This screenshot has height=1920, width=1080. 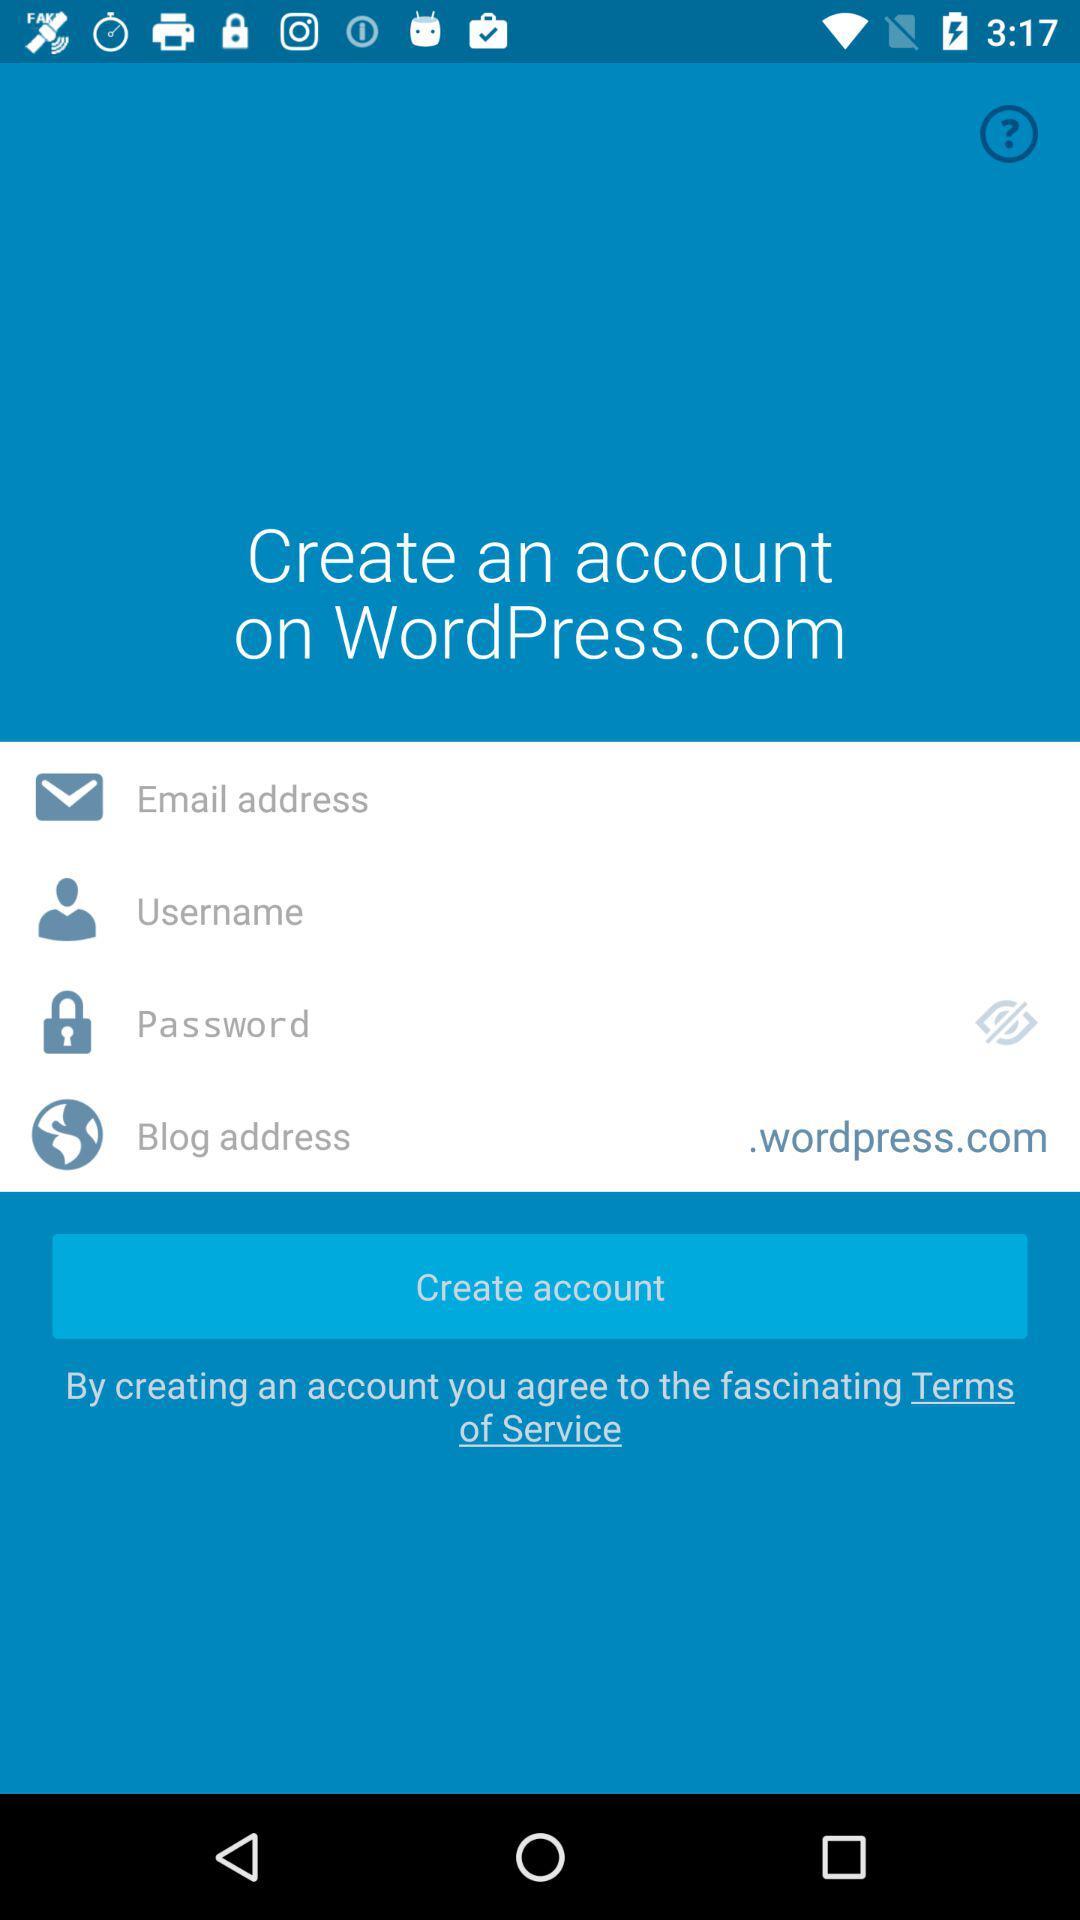 What do you see at coordinates (540, 1286) in the screenshot?
I see `create account` at bounding box center [540, 1286].